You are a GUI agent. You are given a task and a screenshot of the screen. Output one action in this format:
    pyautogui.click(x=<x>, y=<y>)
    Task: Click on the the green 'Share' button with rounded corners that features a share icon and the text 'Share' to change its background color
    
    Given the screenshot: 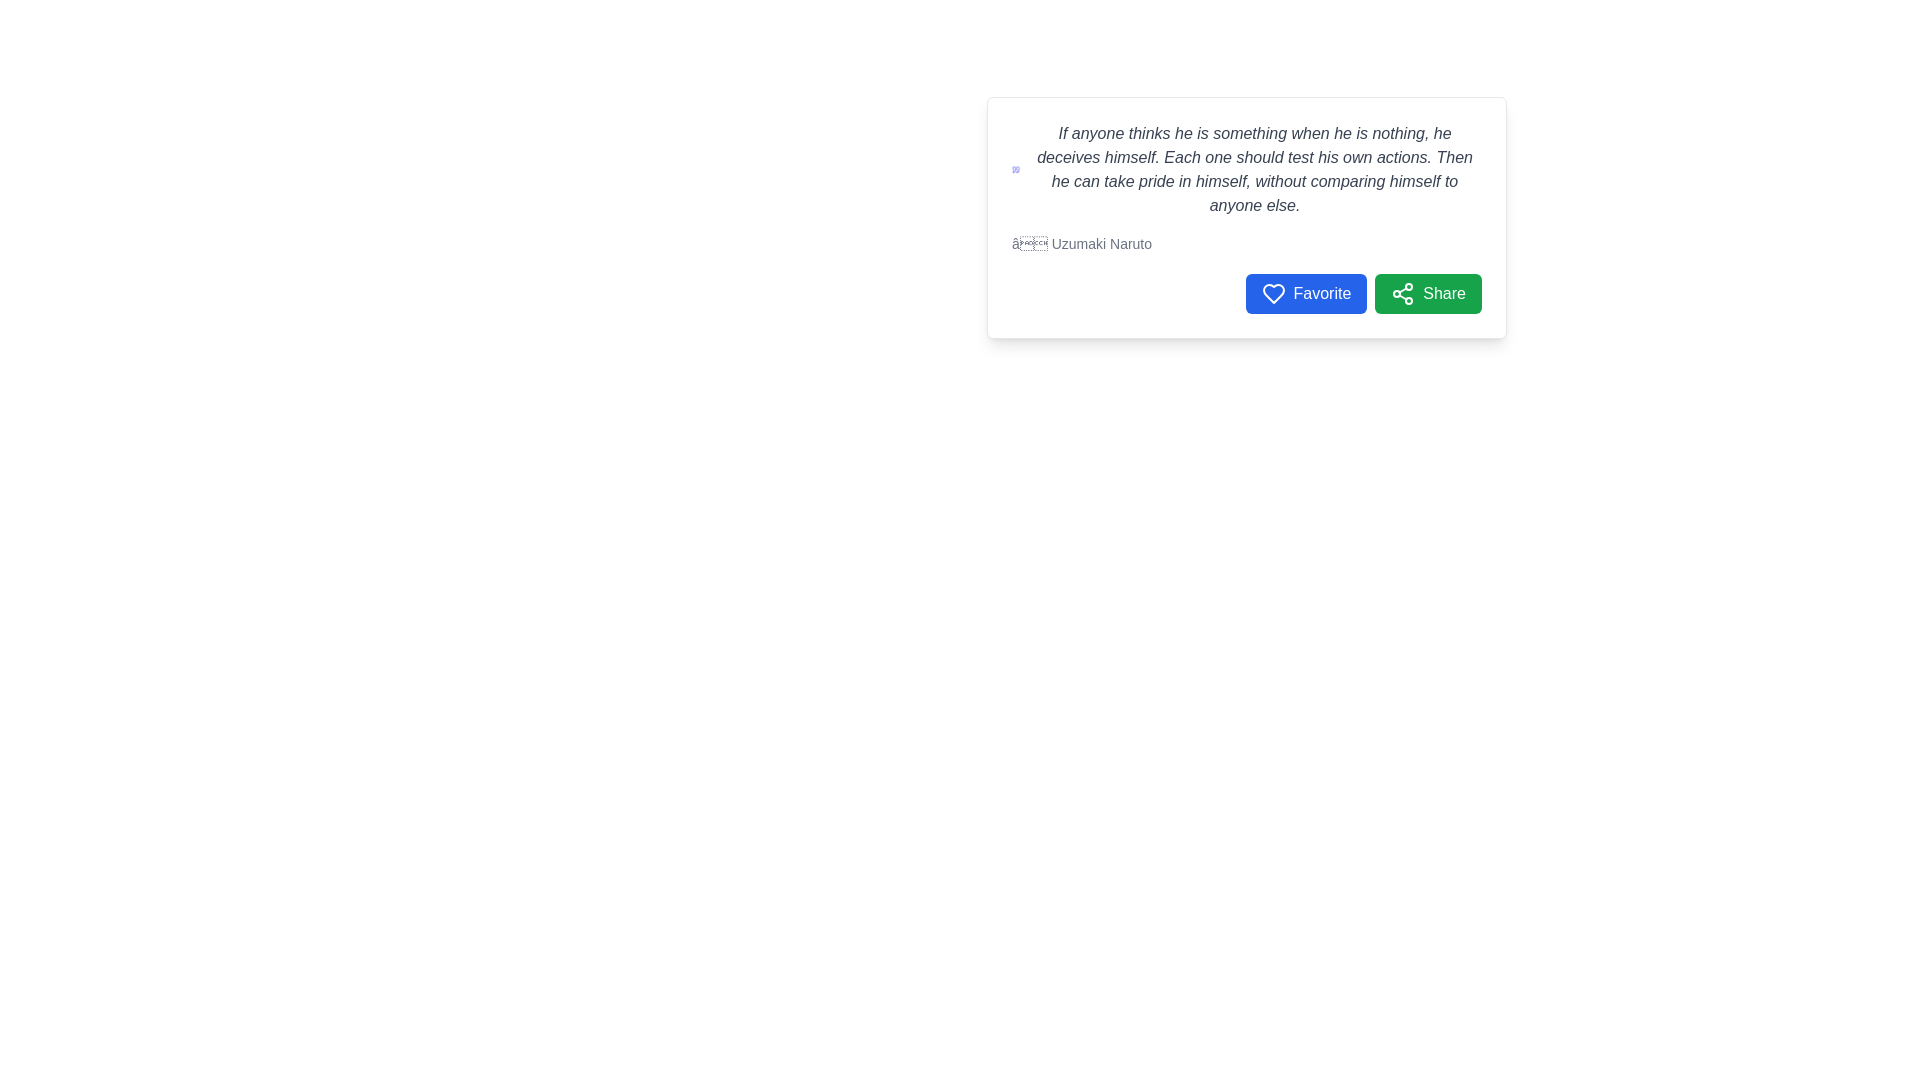 What is the action you would take?
    pyautogui.click(x=1427, y=293)
    